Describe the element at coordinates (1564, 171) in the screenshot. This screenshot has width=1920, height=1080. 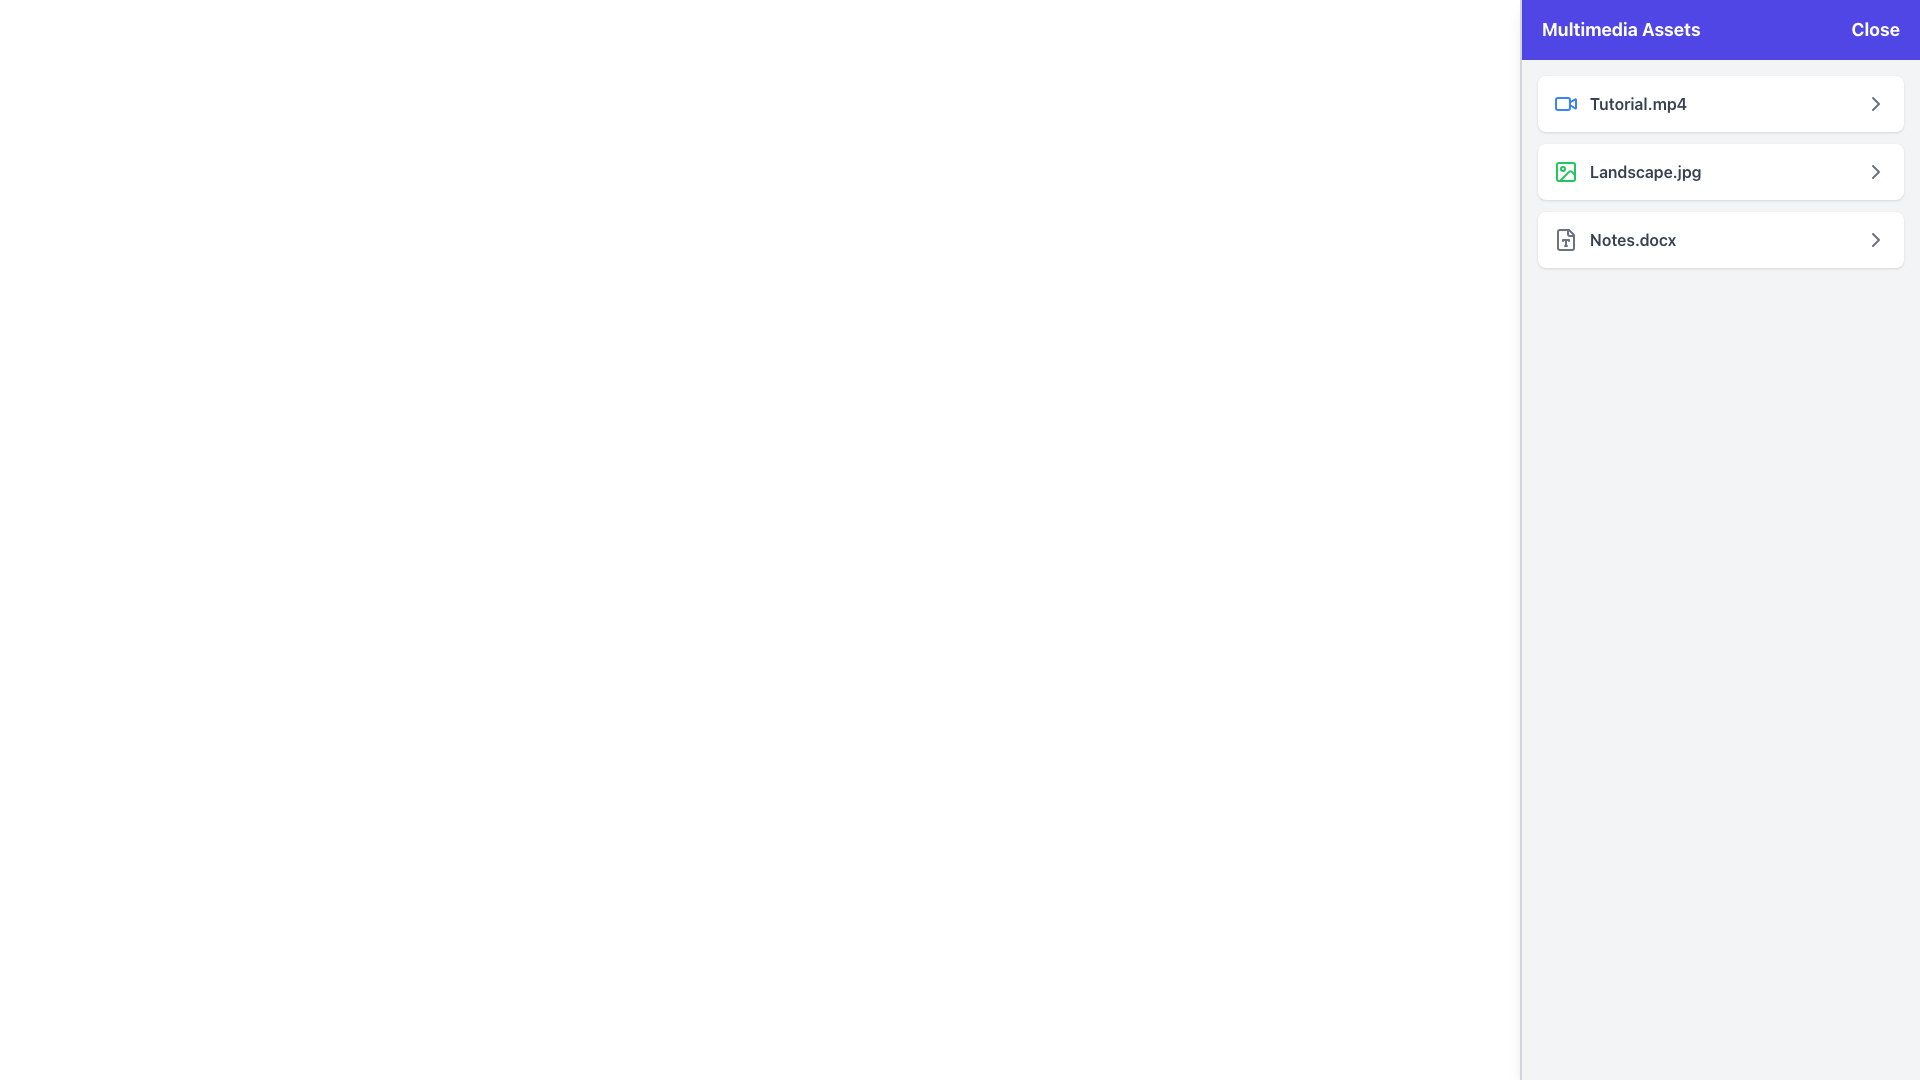
I see `the small green icon depicting an image, which has rounded corners and is located next to the text 'Landscape.jpg' in the vertical menu` at that location.